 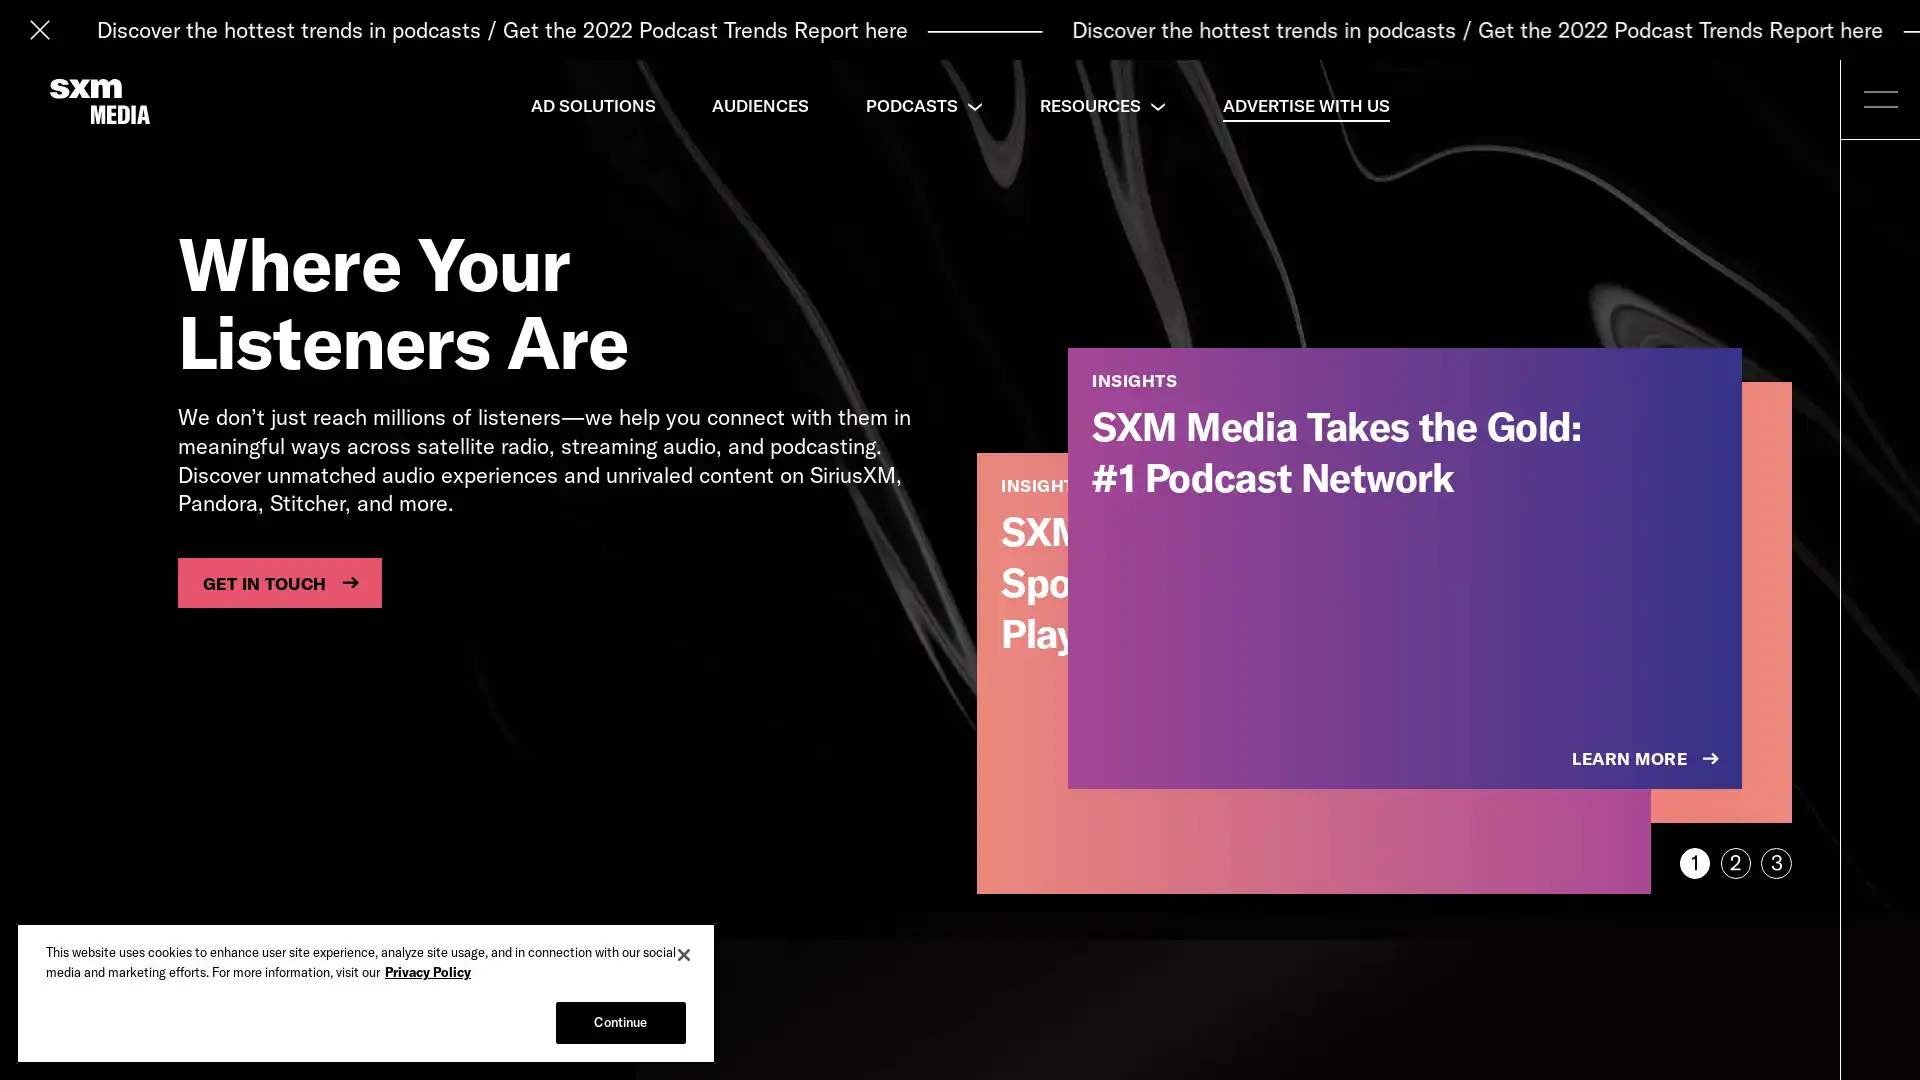 I want to click on 1, so click(x=1693, y=862).